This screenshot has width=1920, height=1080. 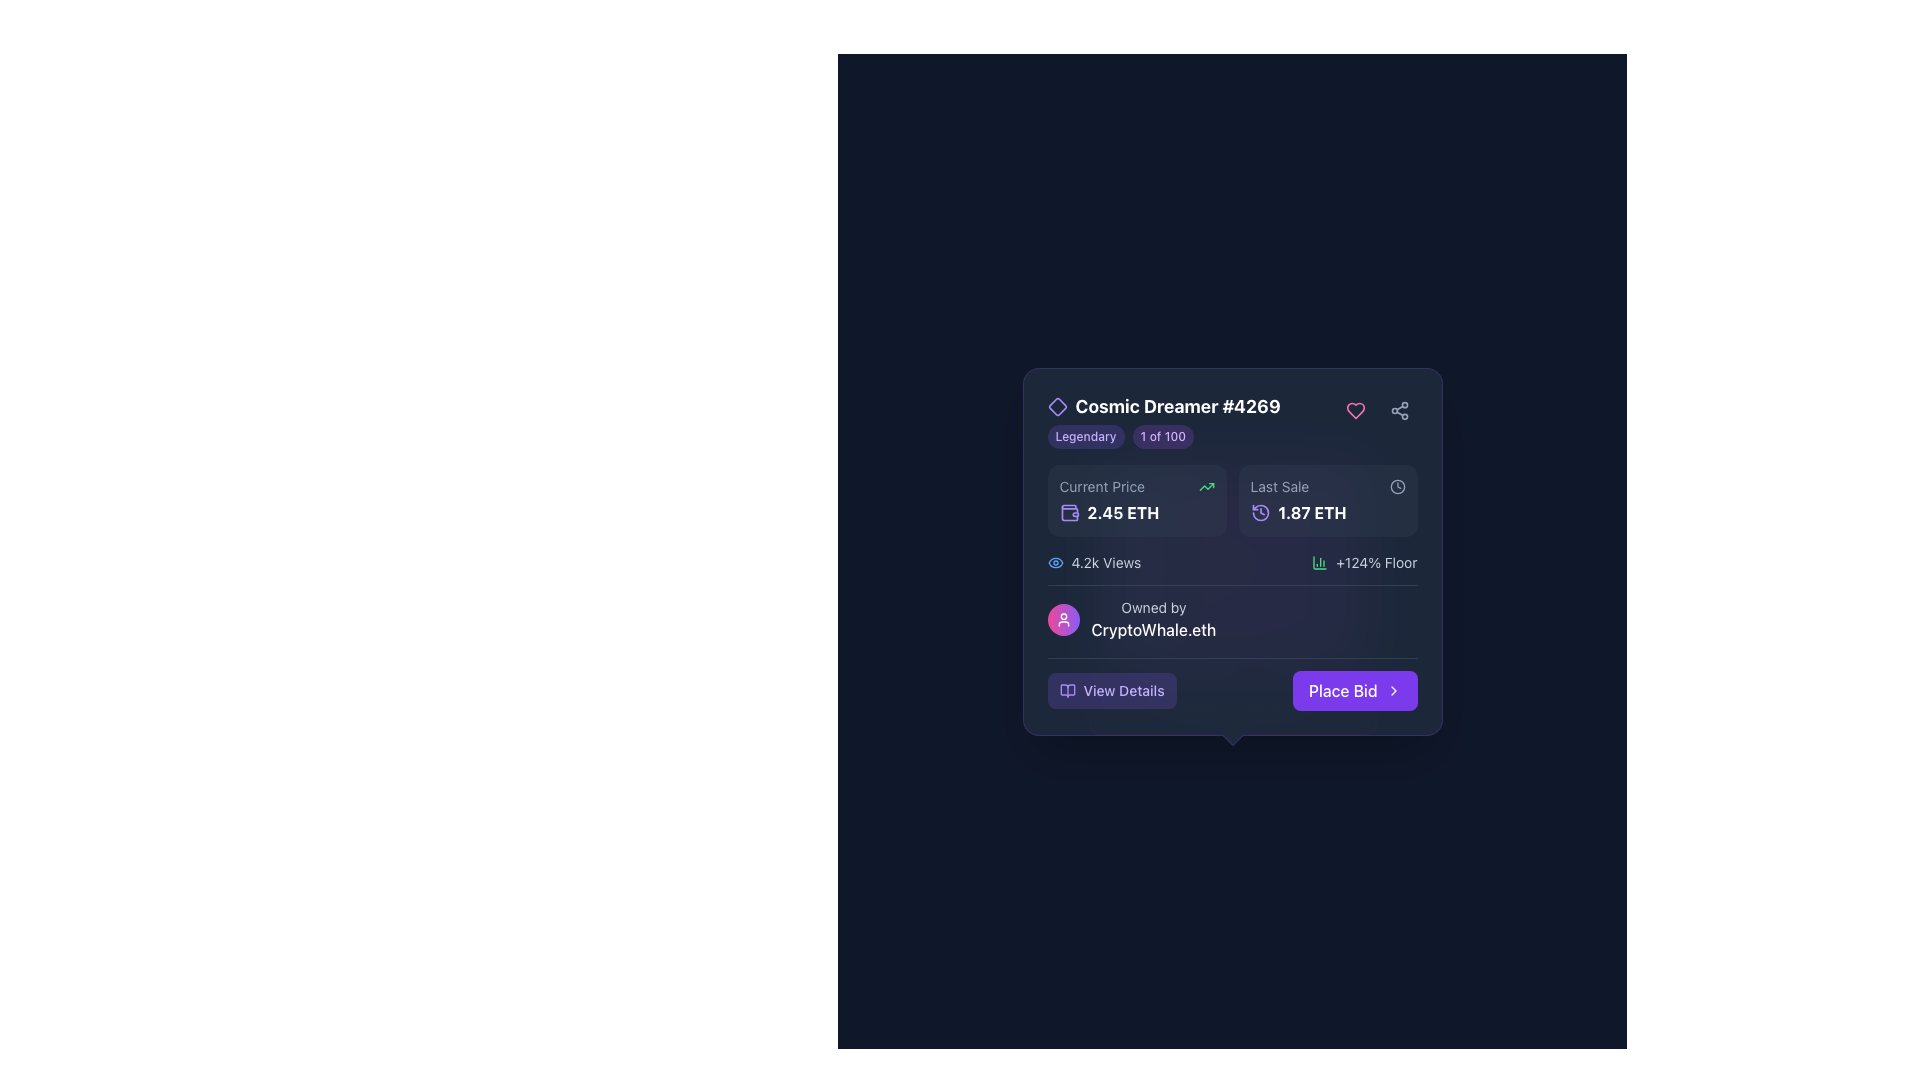 I want to click on the text element displaying '2.45 ETH' with the purple wallet icon, located within the 'Current Price' section, so click(x=1137, y=512).